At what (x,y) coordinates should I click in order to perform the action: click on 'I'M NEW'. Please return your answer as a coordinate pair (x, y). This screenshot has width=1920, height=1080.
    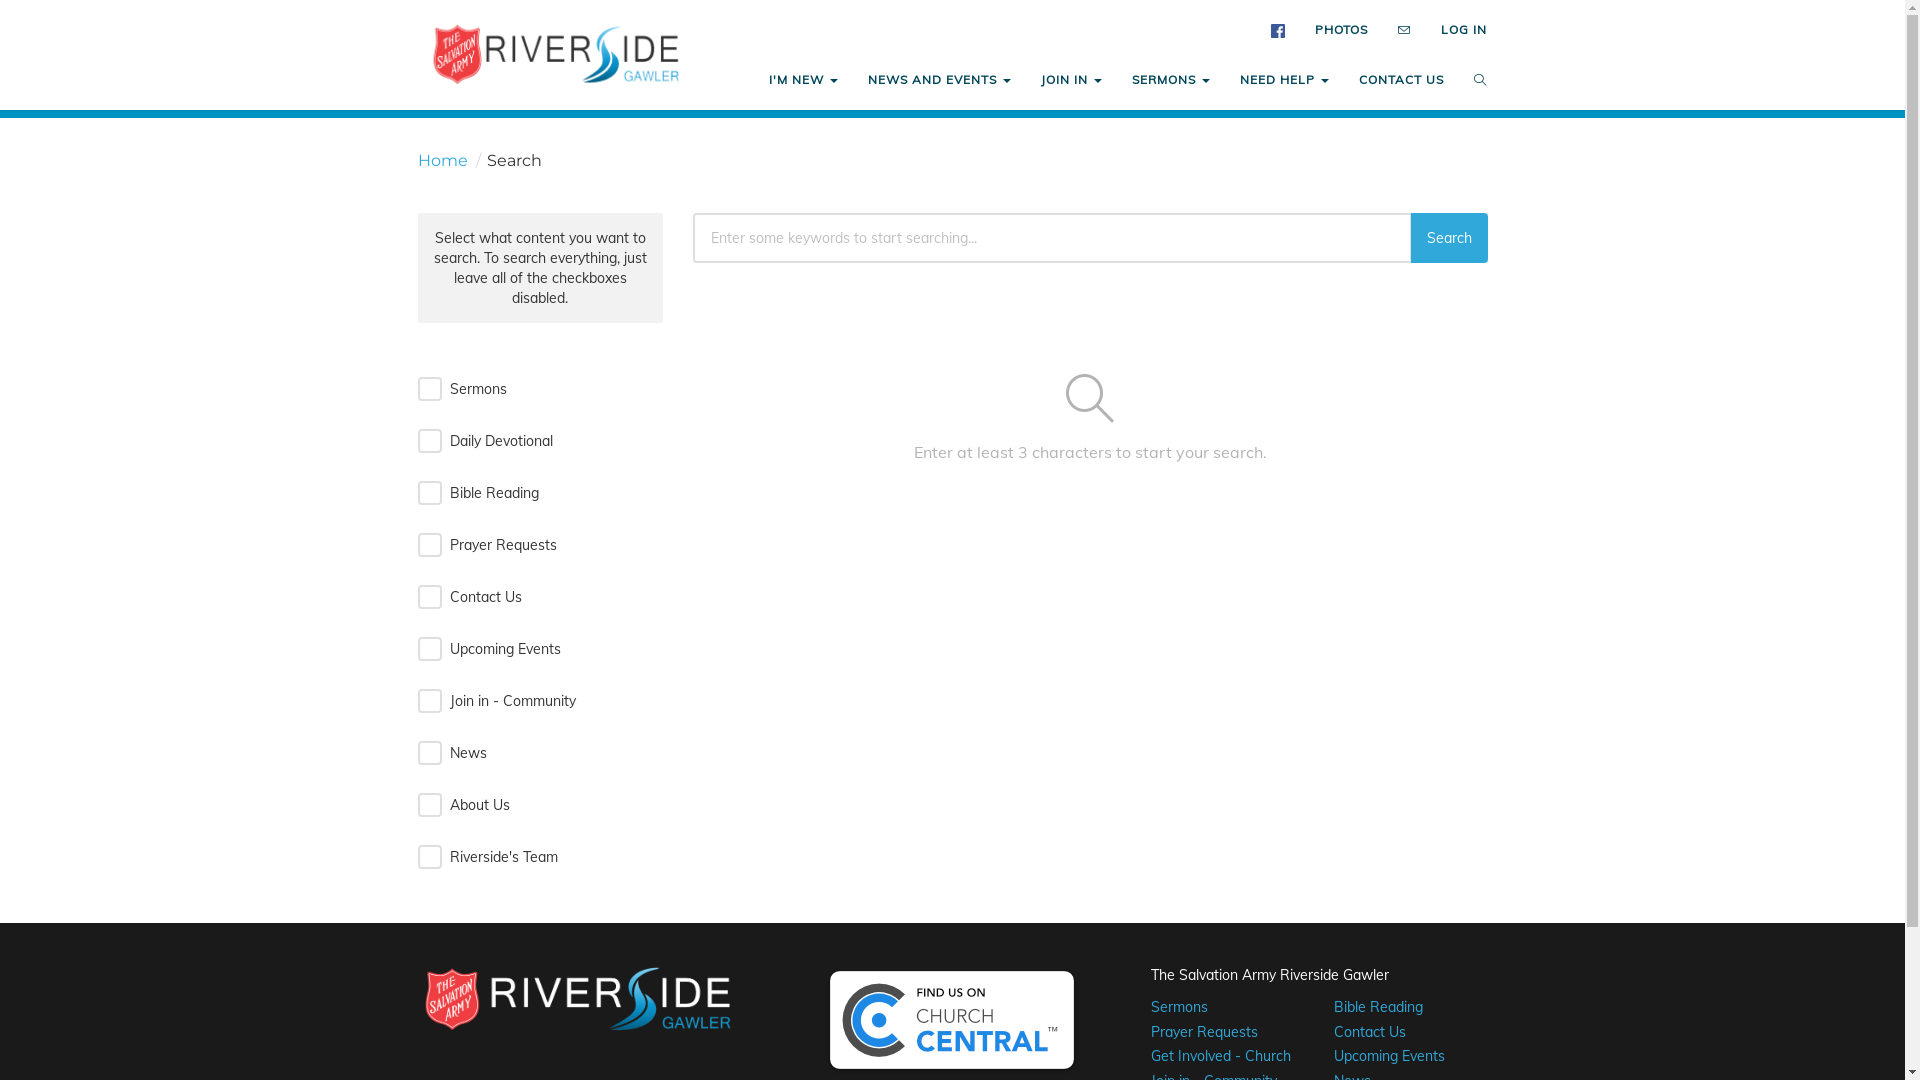
    Looking at the image, I should click on (803, 79).